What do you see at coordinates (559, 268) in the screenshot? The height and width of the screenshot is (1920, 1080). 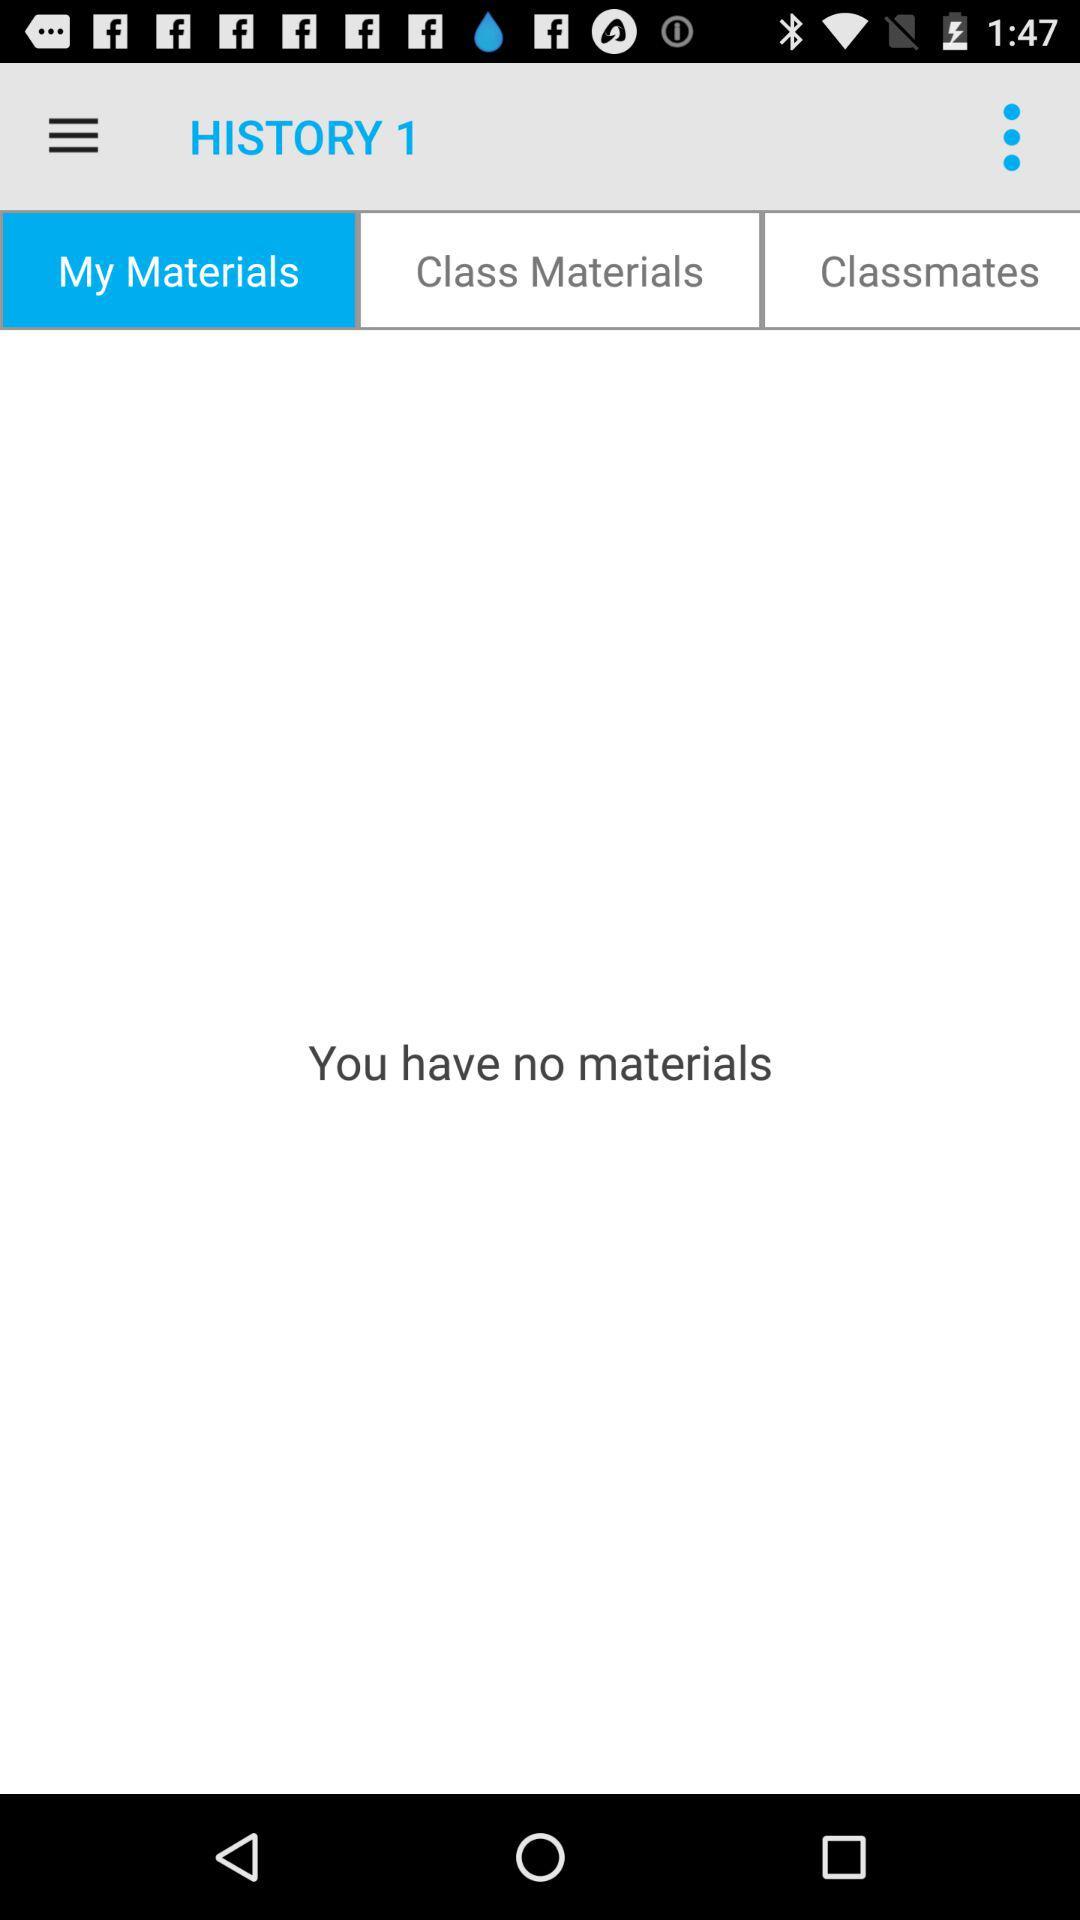 I see `icon to the right of my materials item` at bounding box center [559, 268].